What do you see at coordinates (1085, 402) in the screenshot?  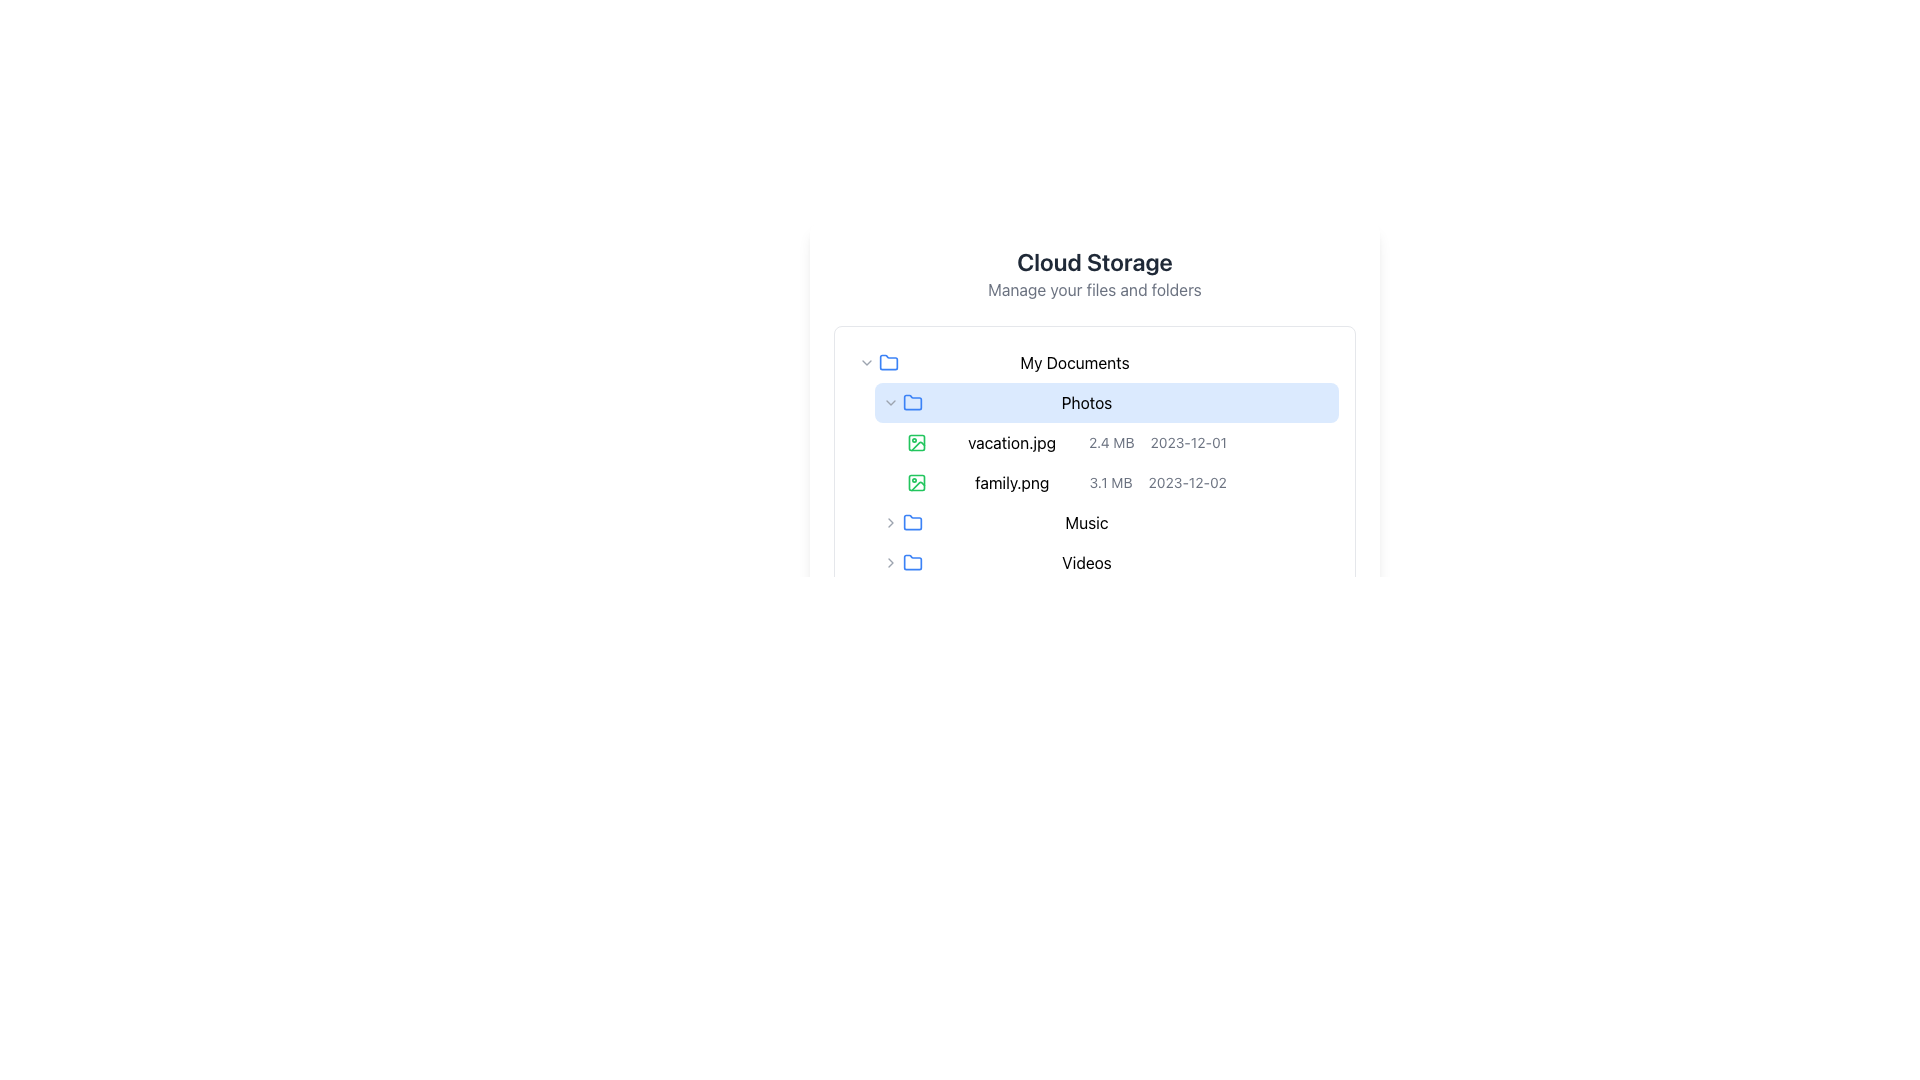 I see `the 'Photos' text label, which displays the word in a black sans-serif font on a light blue background, located below the 'My Documents' title in the file display interface` at bounding box center [1085, 402].